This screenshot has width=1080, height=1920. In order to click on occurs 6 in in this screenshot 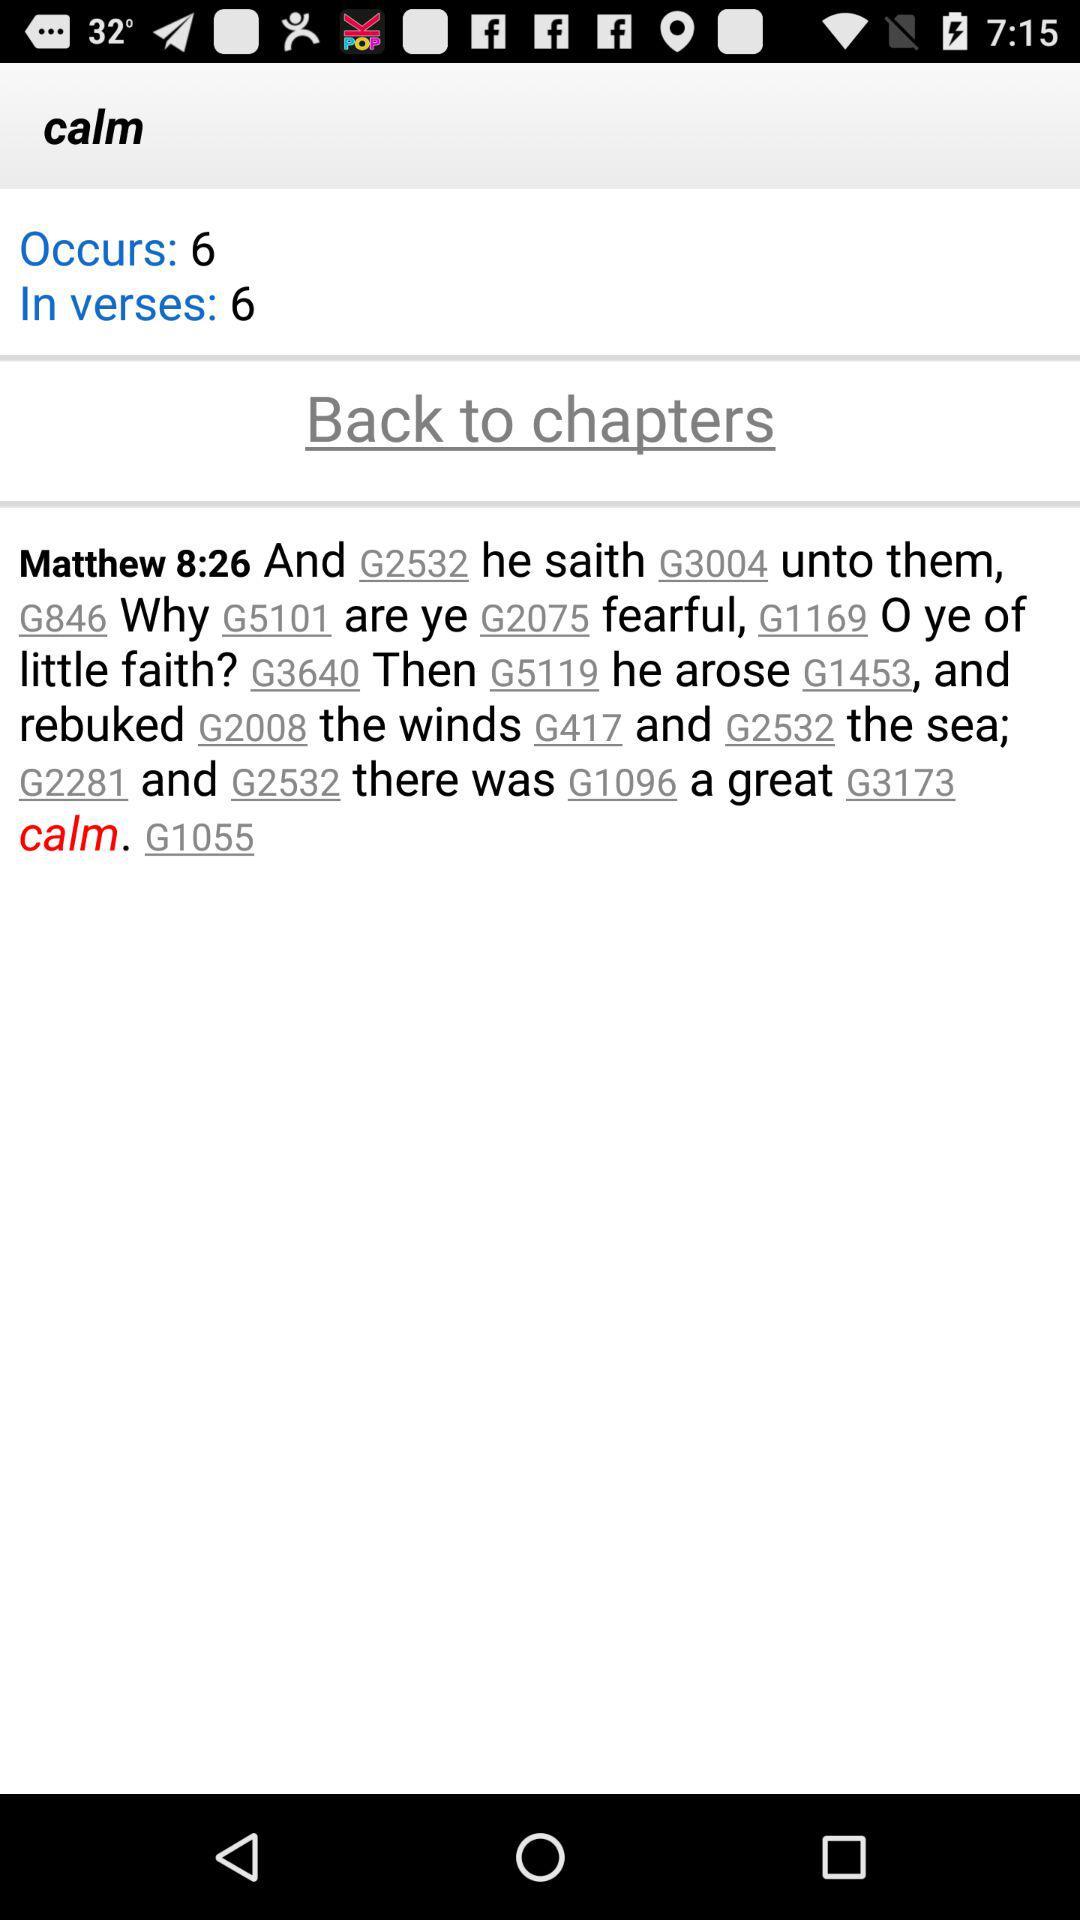, I will do `click(136, 286)`.